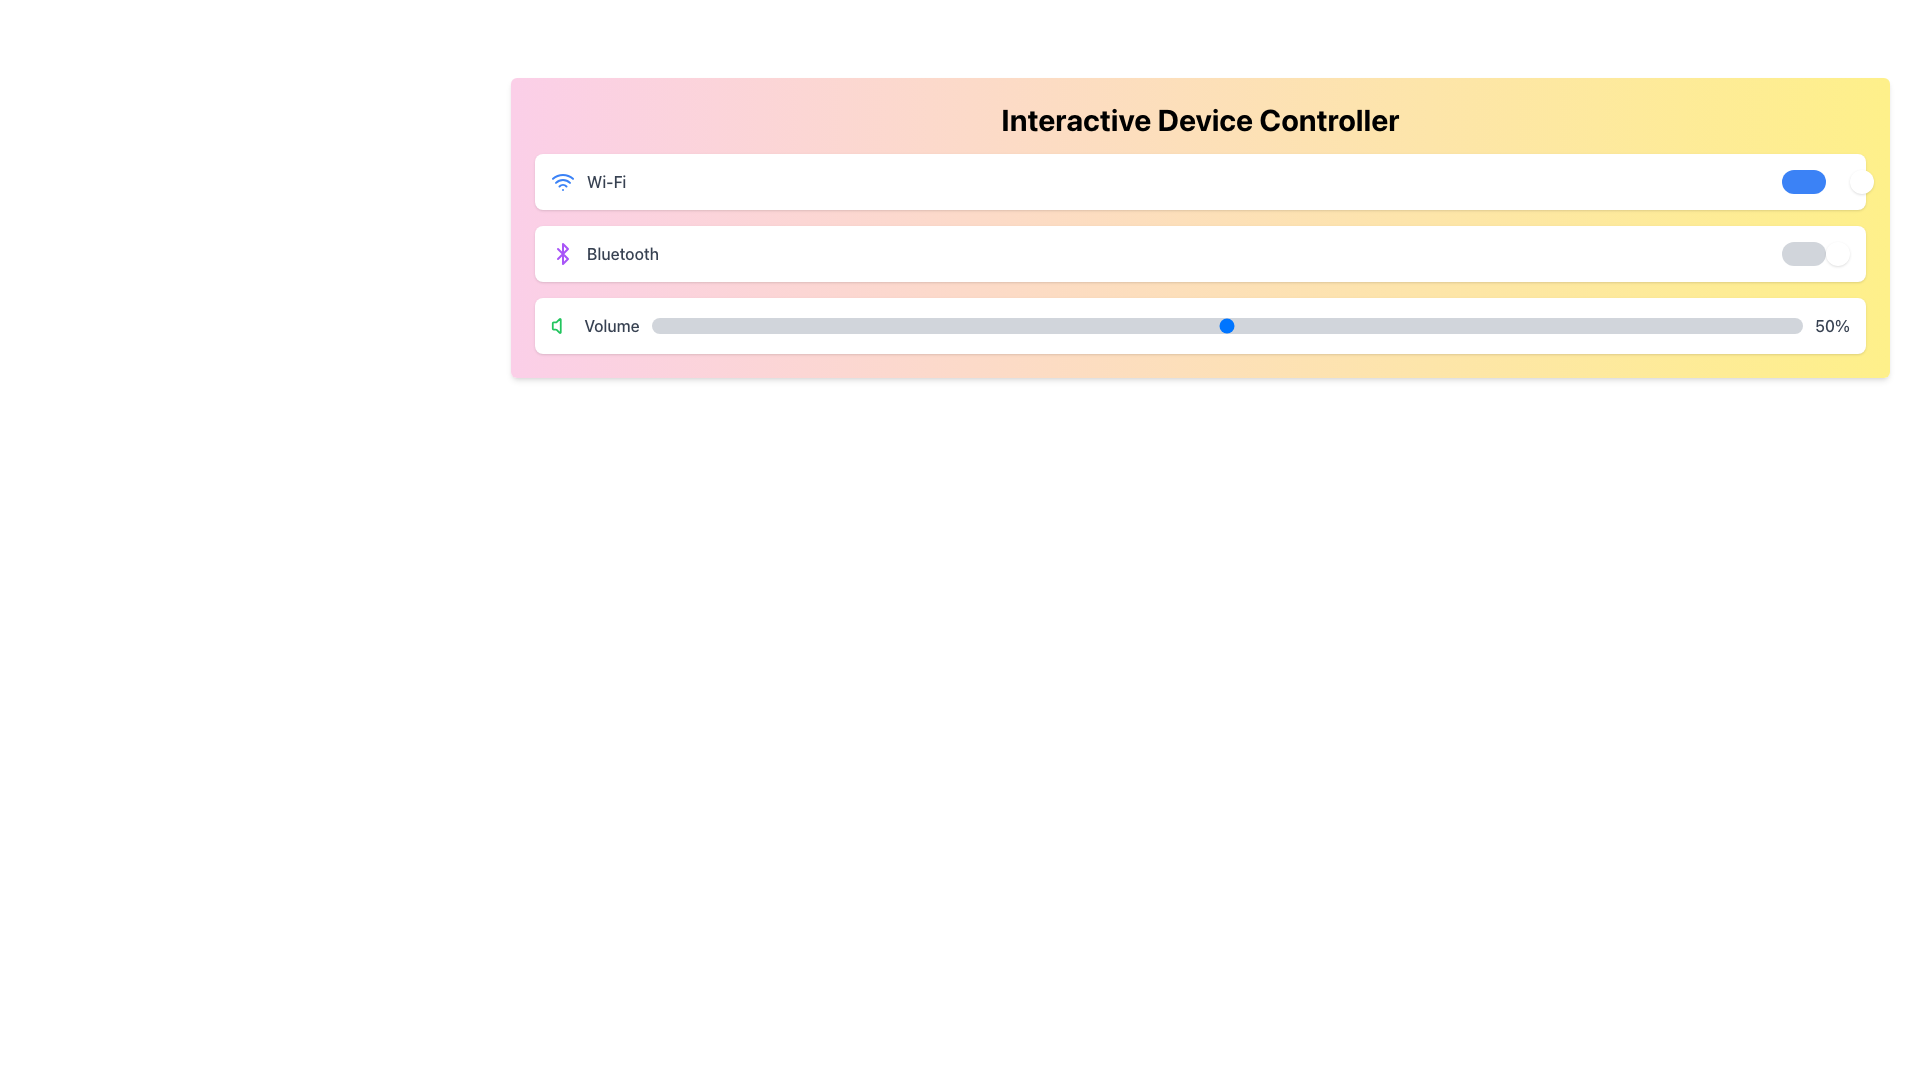 The image size is (1920, 1080). What do you see at coordinates (651, 316) in the screenshot?
I see `the slider value` at bounding box center [651, 316].